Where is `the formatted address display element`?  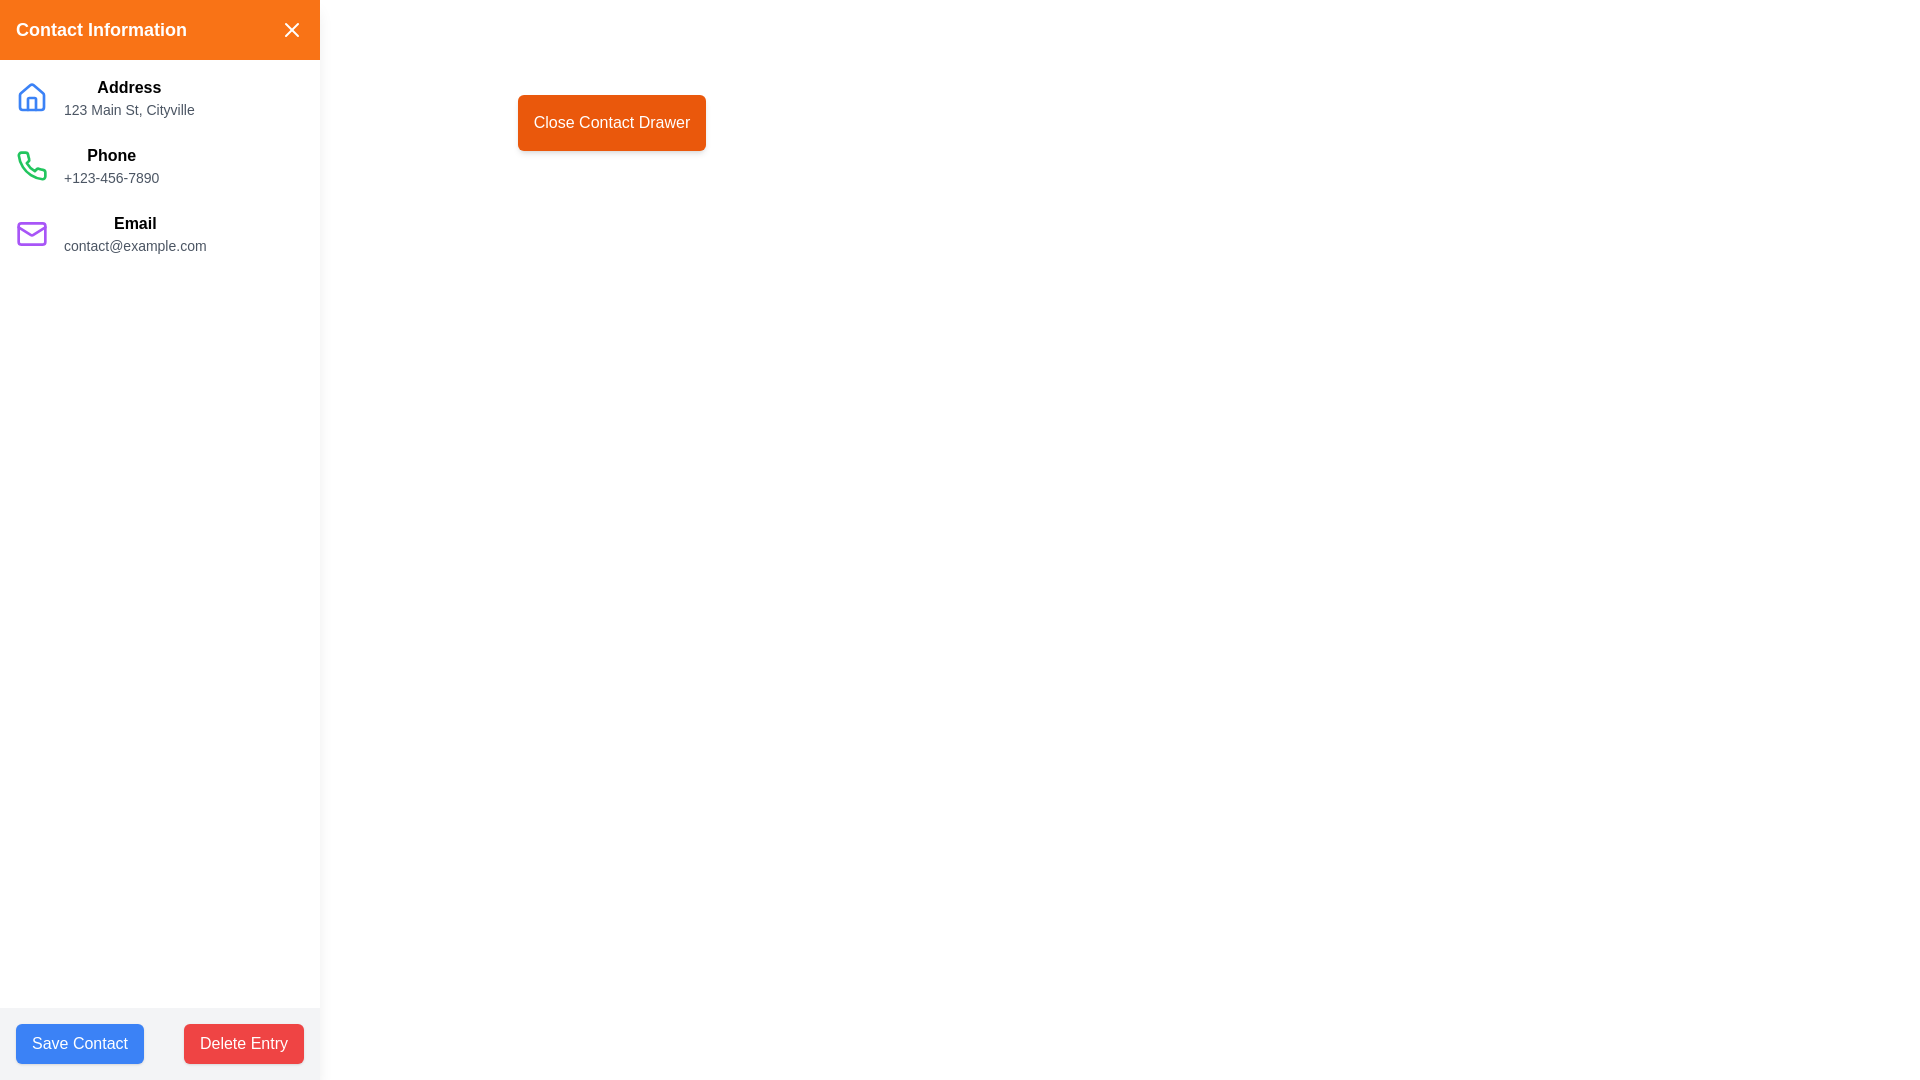
the formatted address display element is located at coordinates (128, 97).